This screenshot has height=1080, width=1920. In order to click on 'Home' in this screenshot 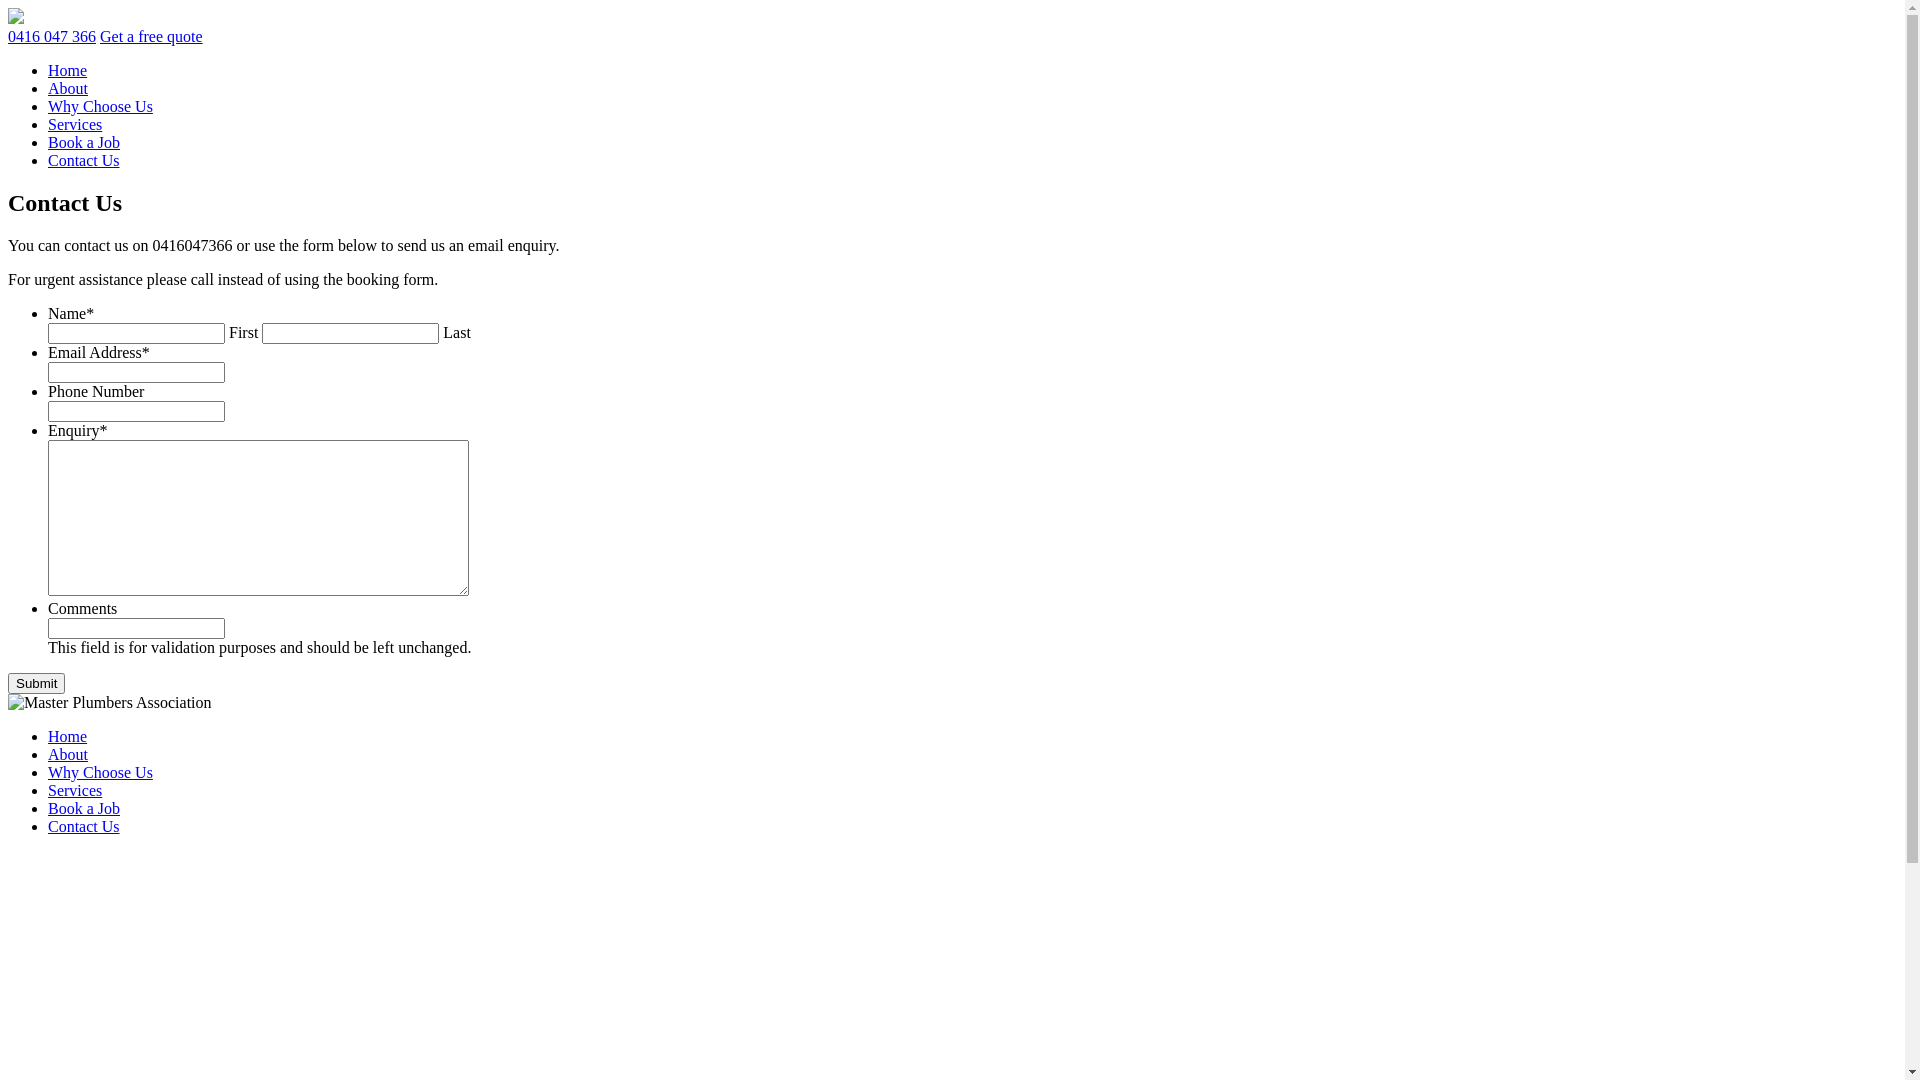, I will do `click(67, 69)`.